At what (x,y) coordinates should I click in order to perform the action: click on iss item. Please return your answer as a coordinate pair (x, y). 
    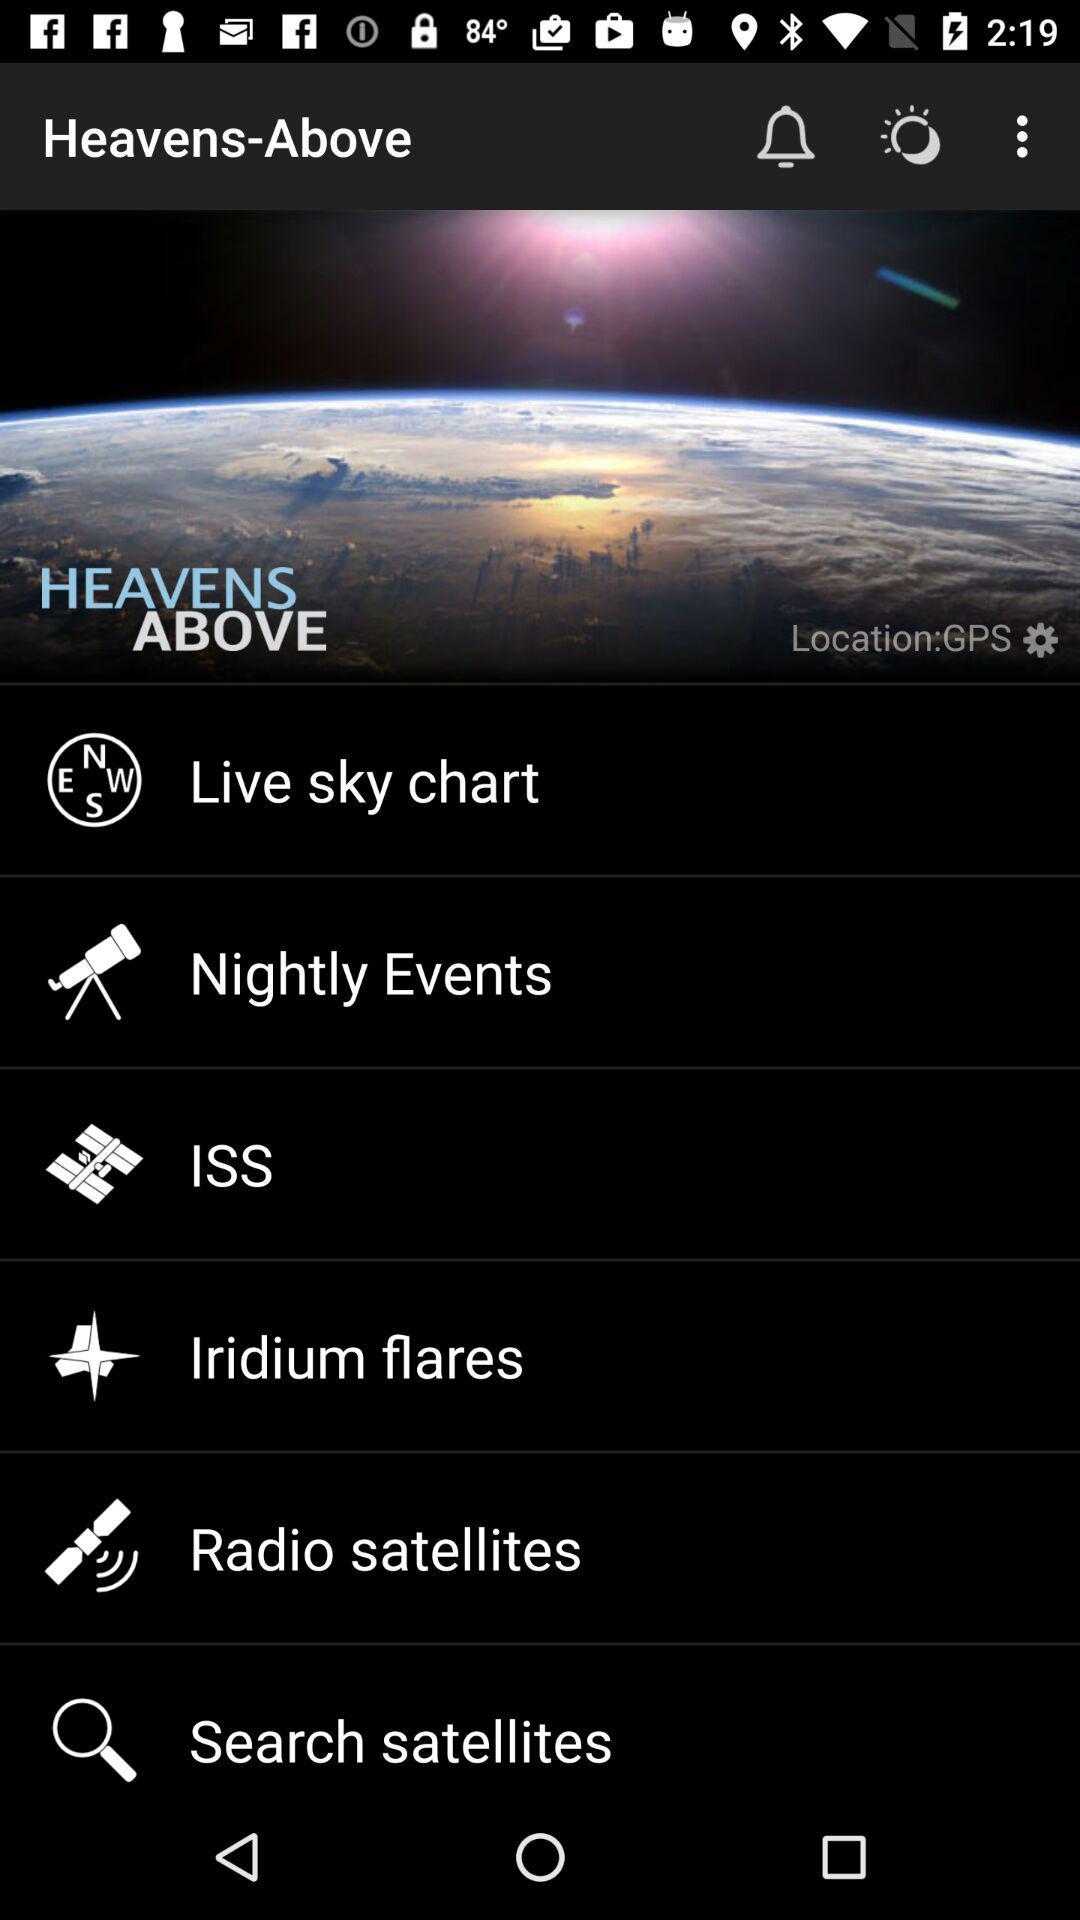
    Looking at the image, I should click on (540, 1164).